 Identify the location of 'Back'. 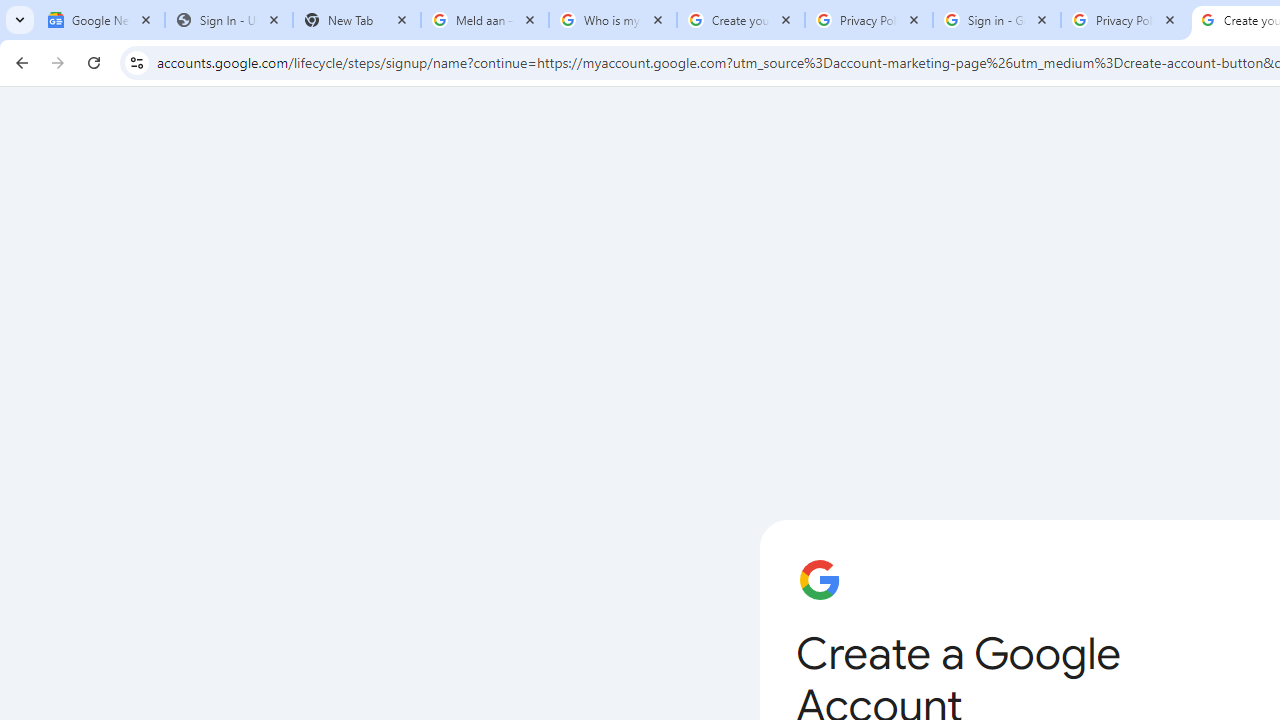
(19, 61).